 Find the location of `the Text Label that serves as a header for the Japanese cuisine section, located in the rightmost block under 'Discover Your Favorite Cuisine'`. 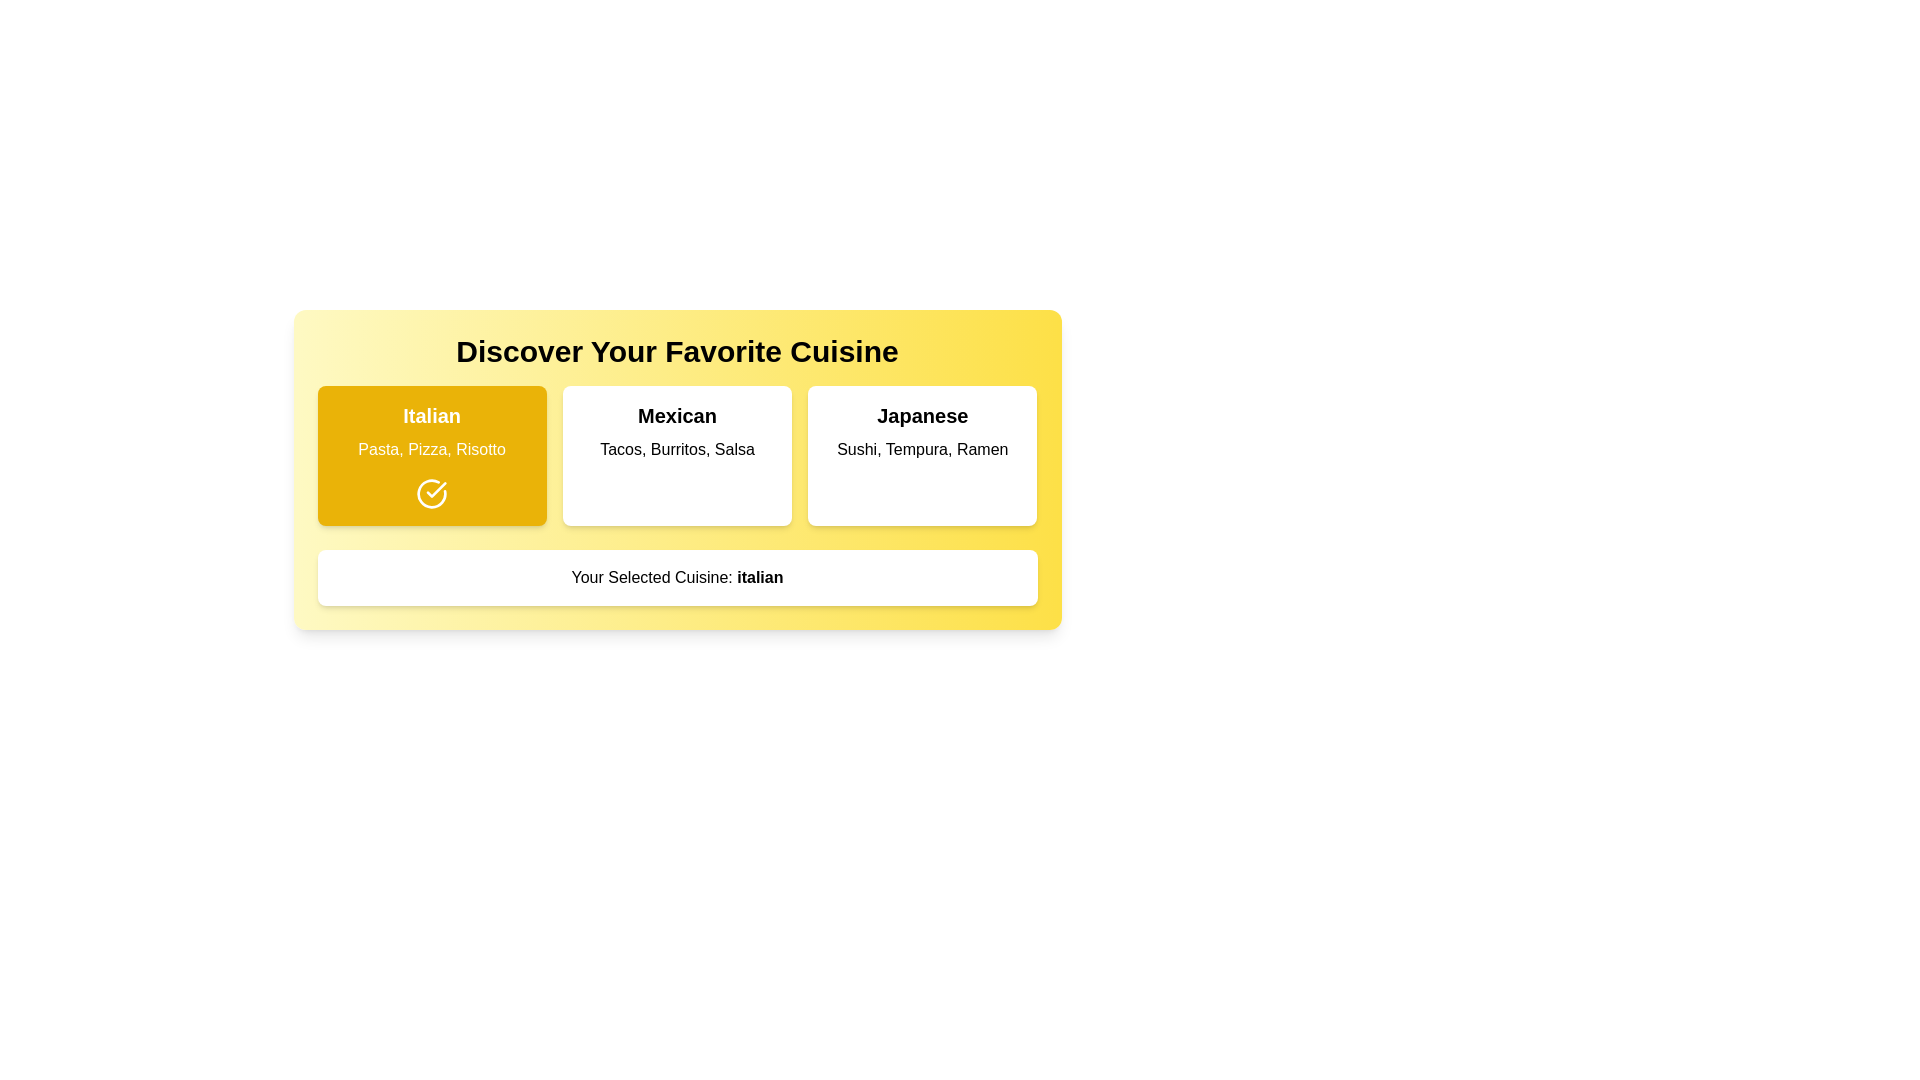

the Text Label that serves as a header for the Japanese cuisine section, located in the rightmost block under 'Discover Your Favorite Cuisine' is located at coordinates (921, 415).